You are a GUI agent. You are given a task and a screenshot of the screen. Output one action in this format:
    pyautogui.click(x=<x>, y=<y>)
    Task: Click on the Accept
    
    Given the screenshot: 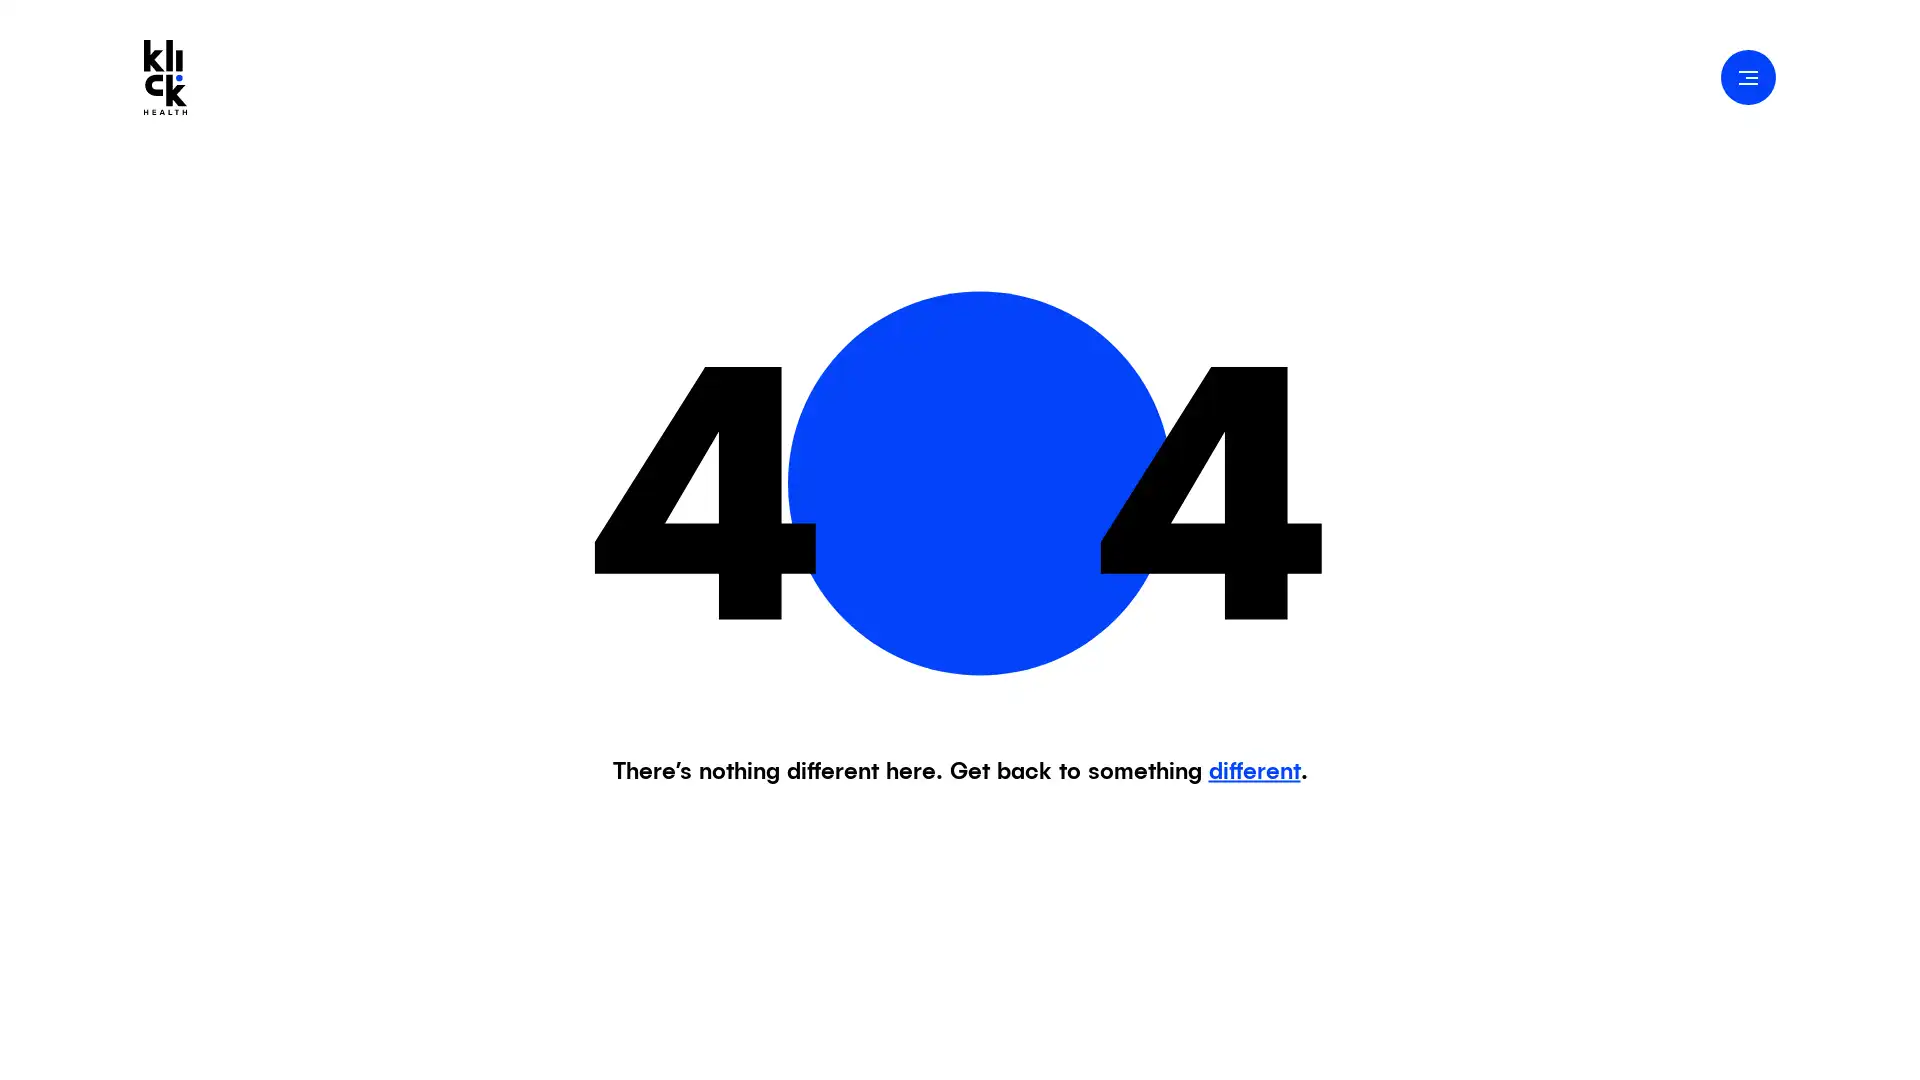 What is the action you would take?
    pyautogui.click(x=1725, y=1040)
    